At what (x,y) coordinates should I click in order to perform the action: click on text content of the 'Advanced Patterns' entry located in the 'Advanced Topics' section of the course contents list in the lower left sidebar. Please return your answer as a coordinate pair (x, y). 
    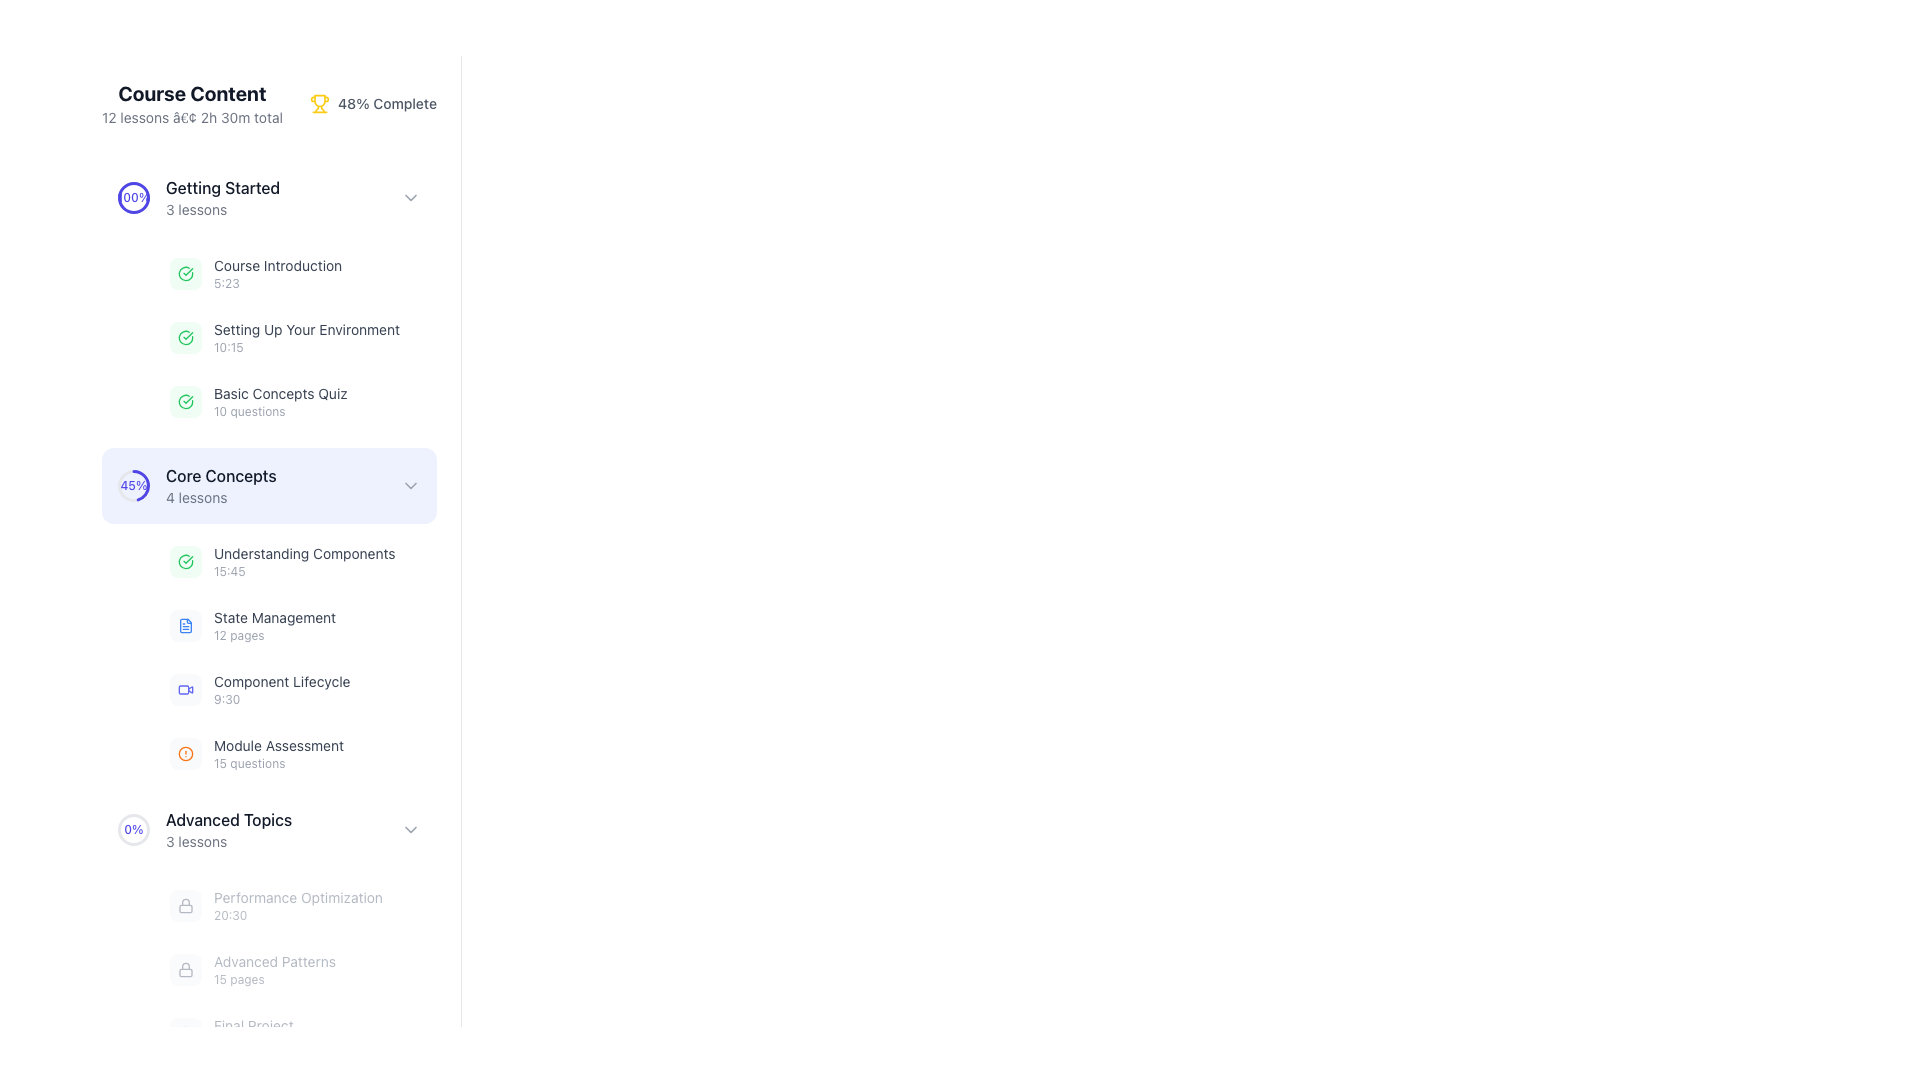
    Looking at the image, I should click on (273, 968).